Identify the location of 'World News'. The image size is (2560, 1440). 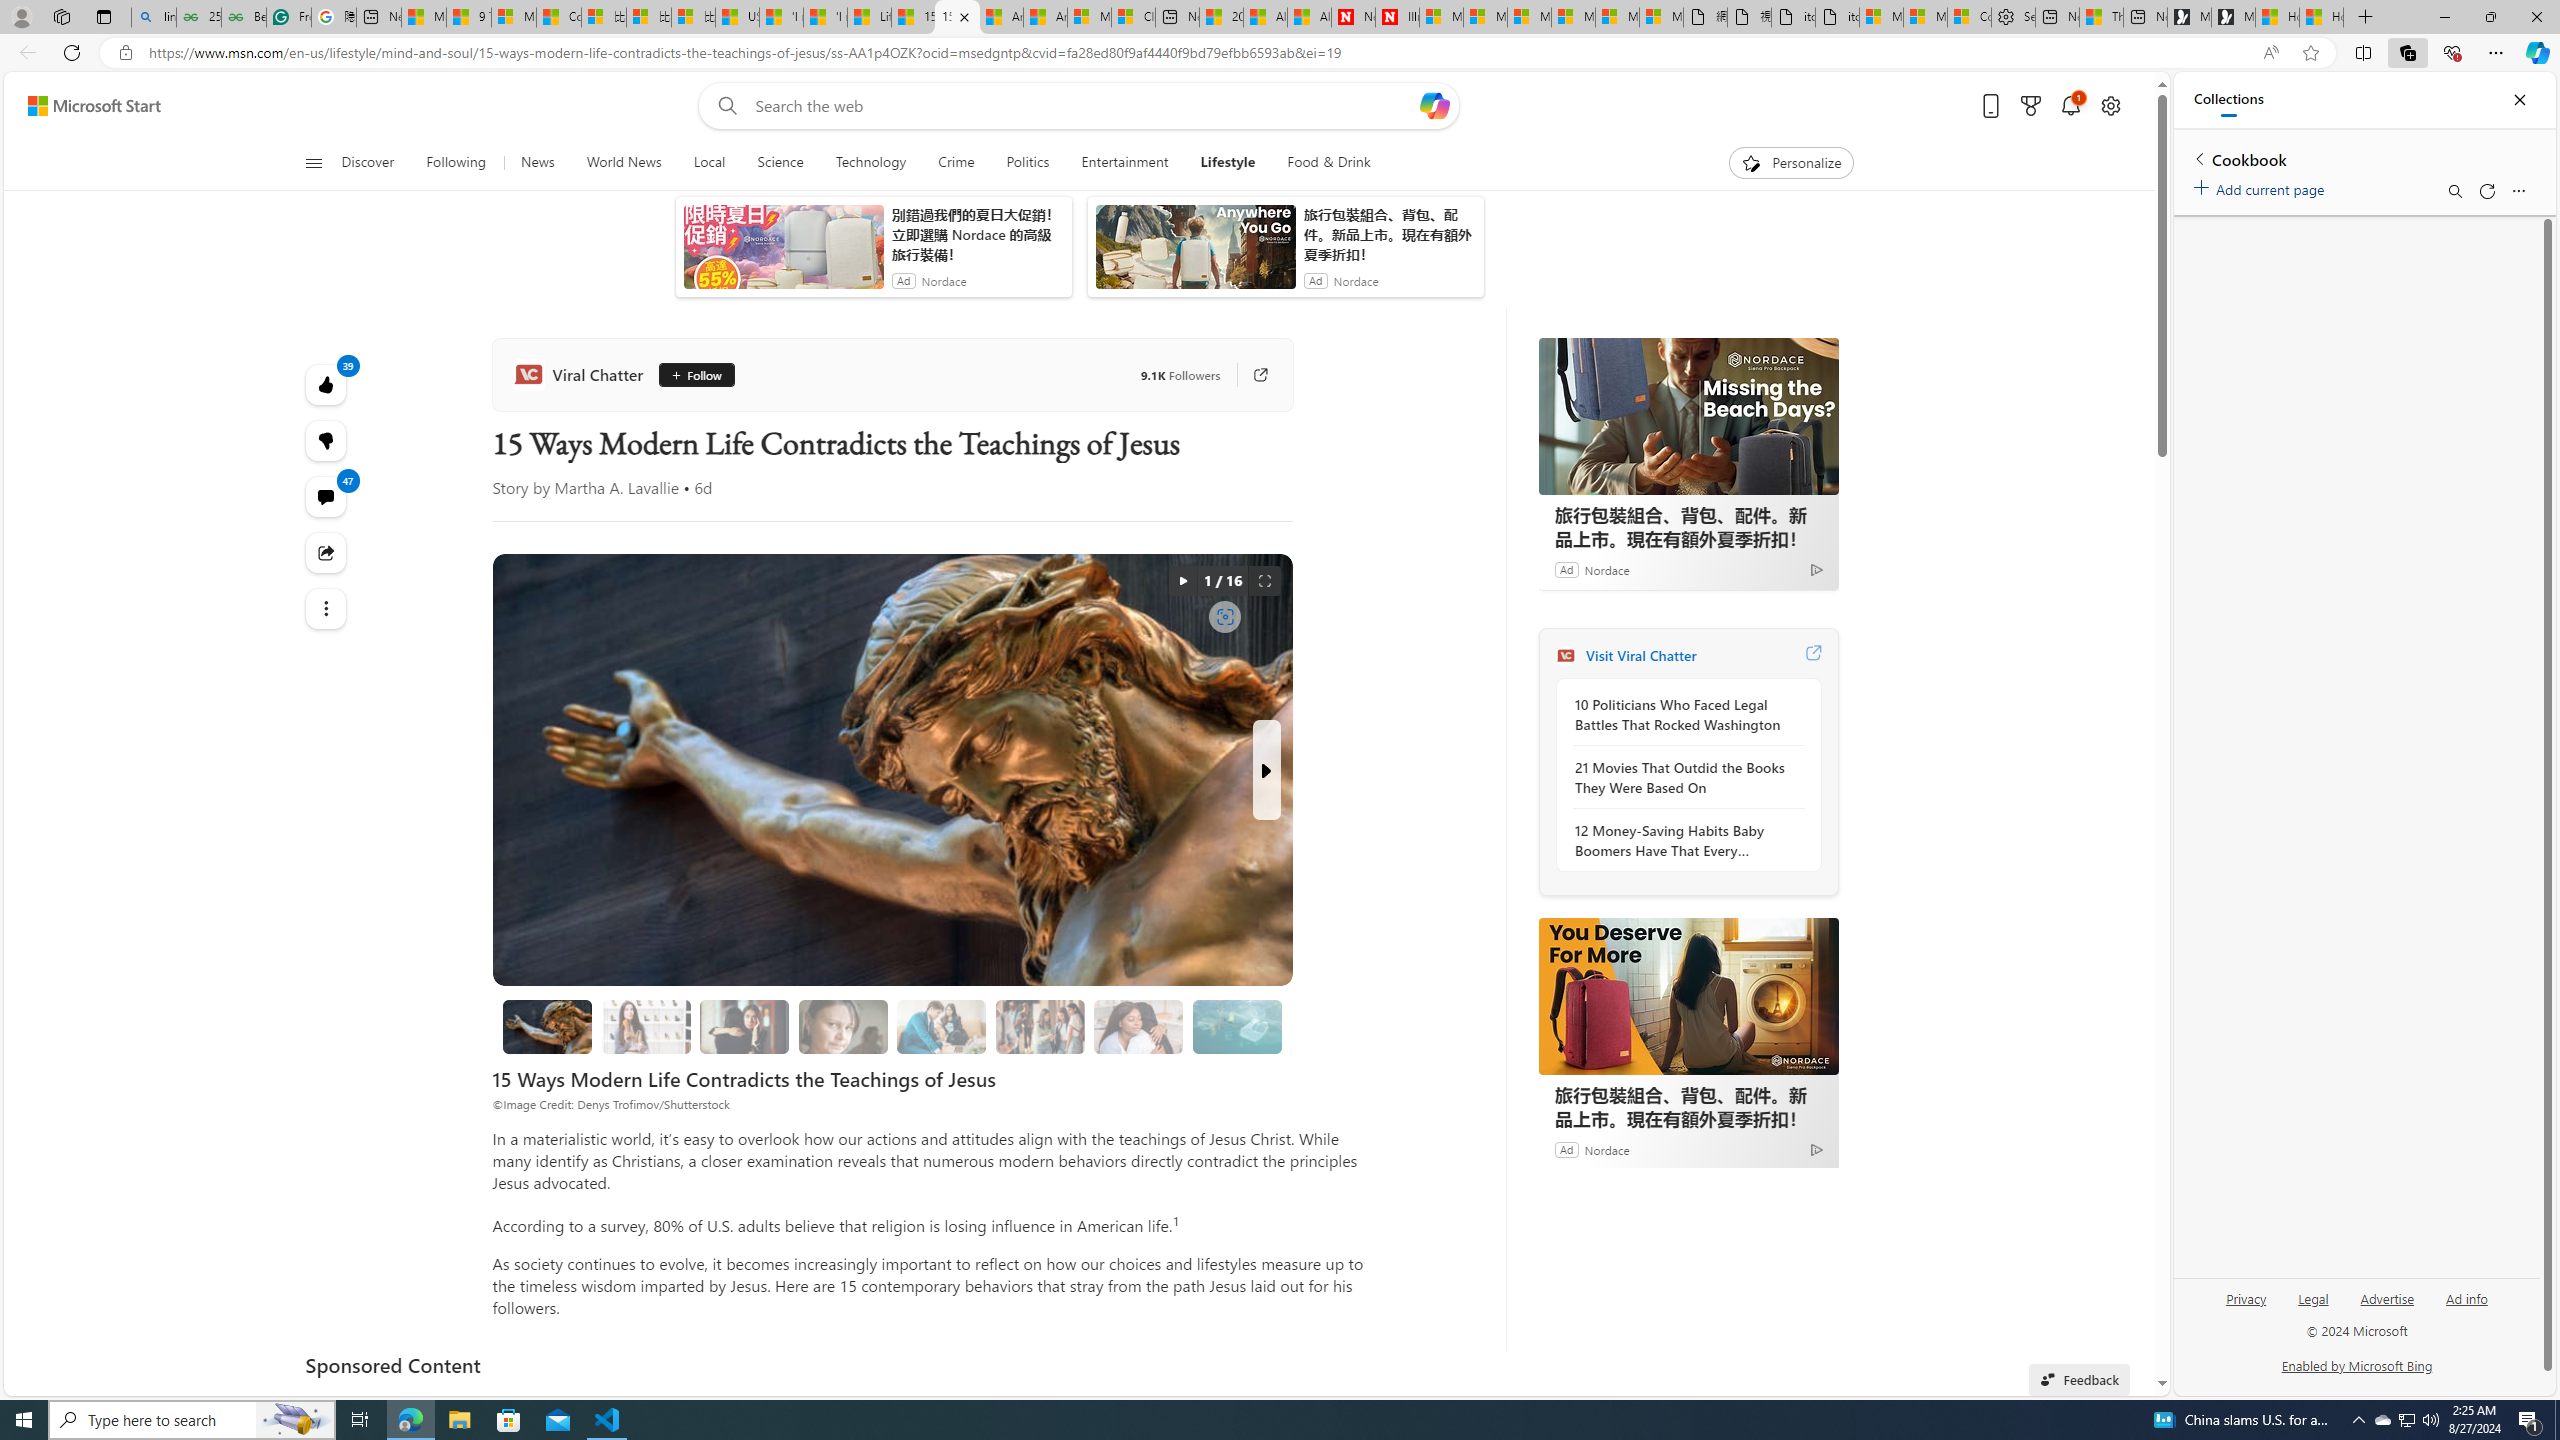
(623, 162).